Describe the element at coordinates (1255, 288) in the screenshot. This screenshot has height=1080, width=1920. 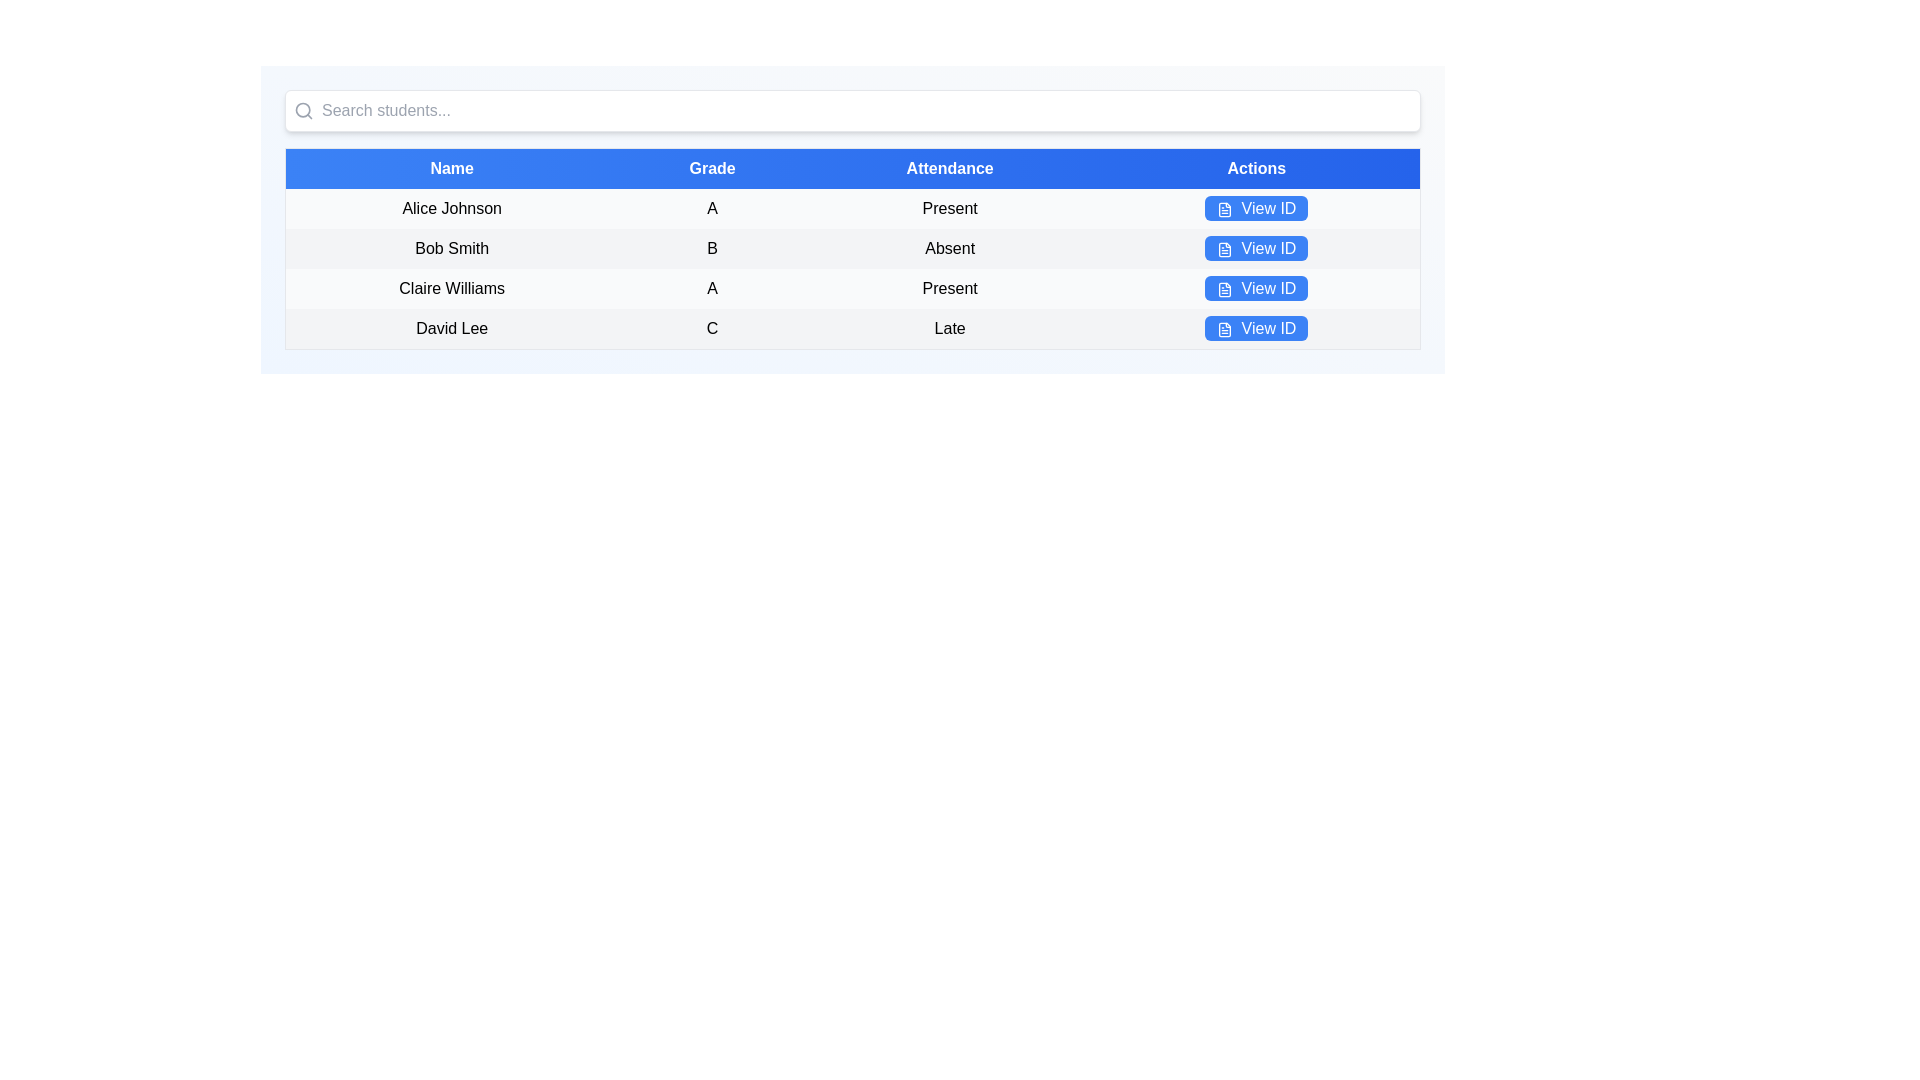
I see `the 'View ID' button with a blue background and white text located in the 'Actions' column for 'Claire Williams'` at that location.